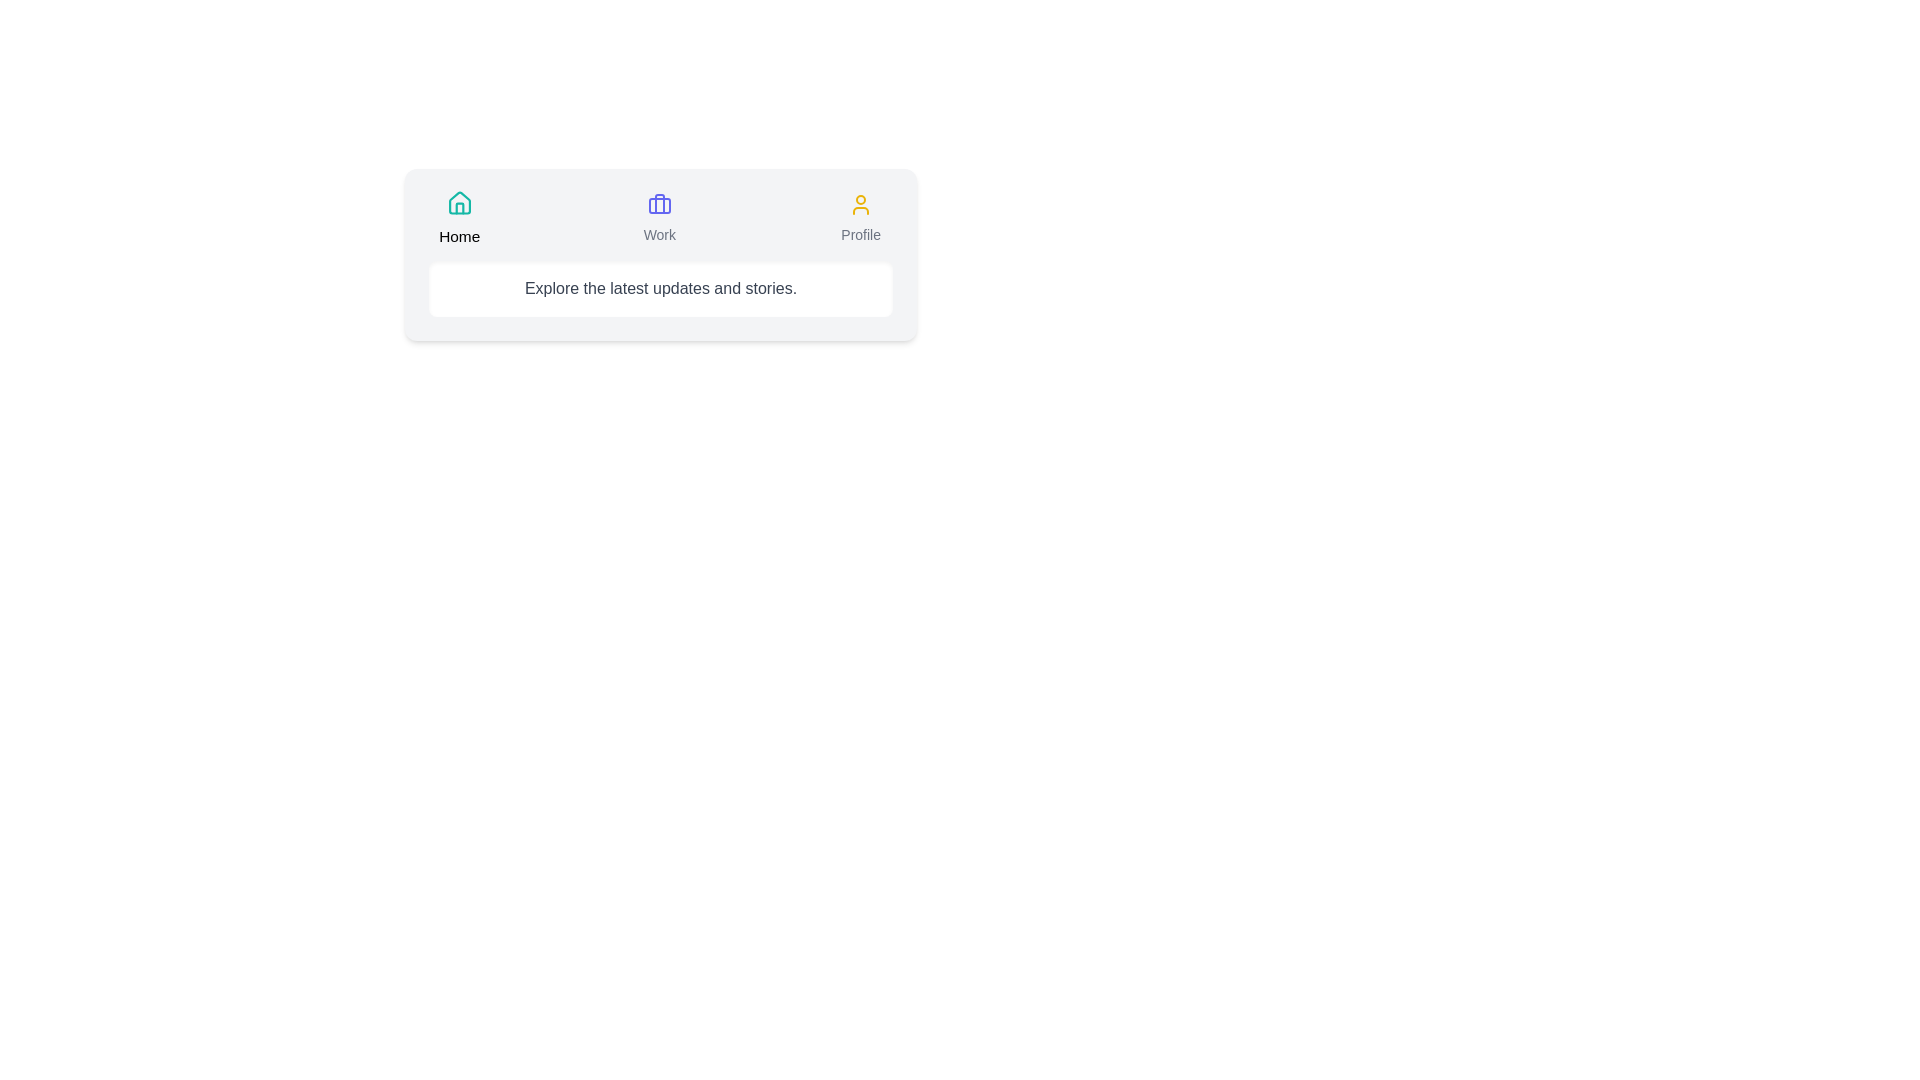  I want to click on the Profile tab to view its content, so click(861, 219).